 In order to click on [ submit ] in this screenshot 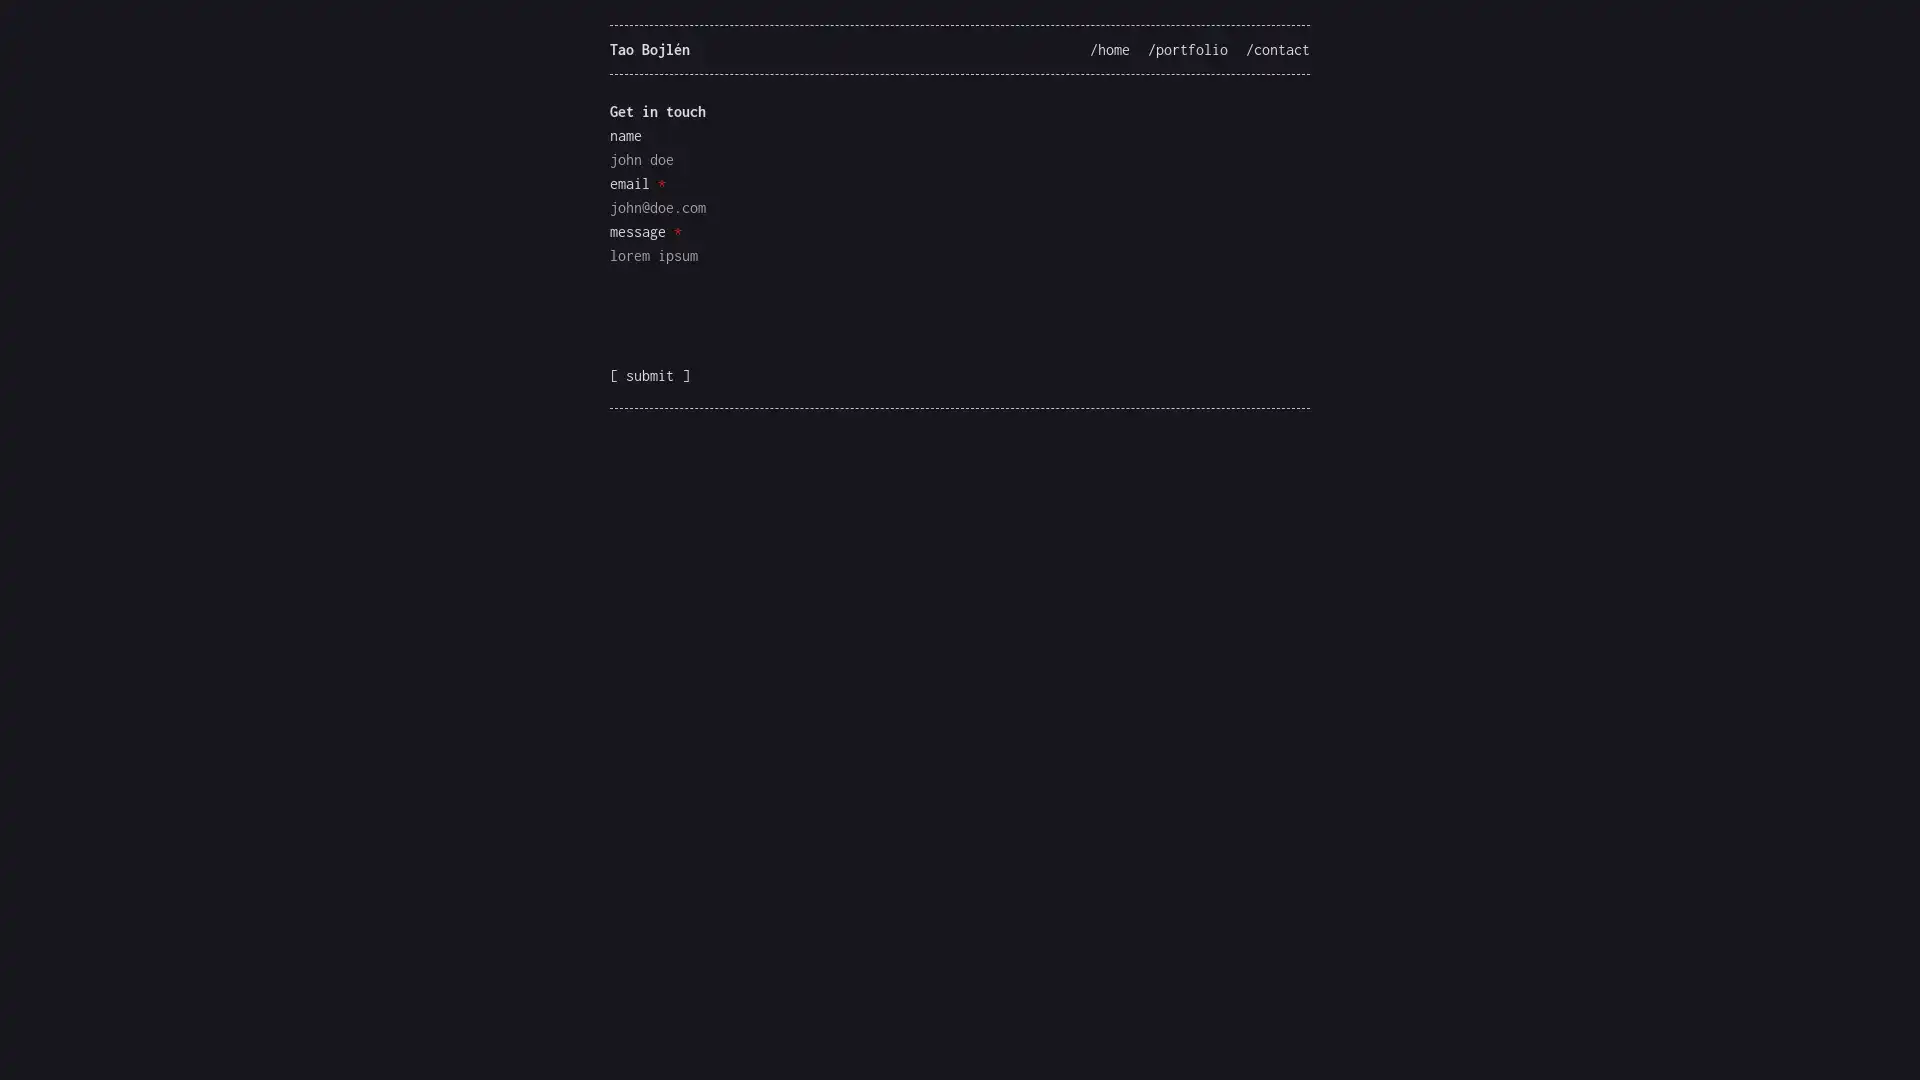, I will do `click(649, 375)`.